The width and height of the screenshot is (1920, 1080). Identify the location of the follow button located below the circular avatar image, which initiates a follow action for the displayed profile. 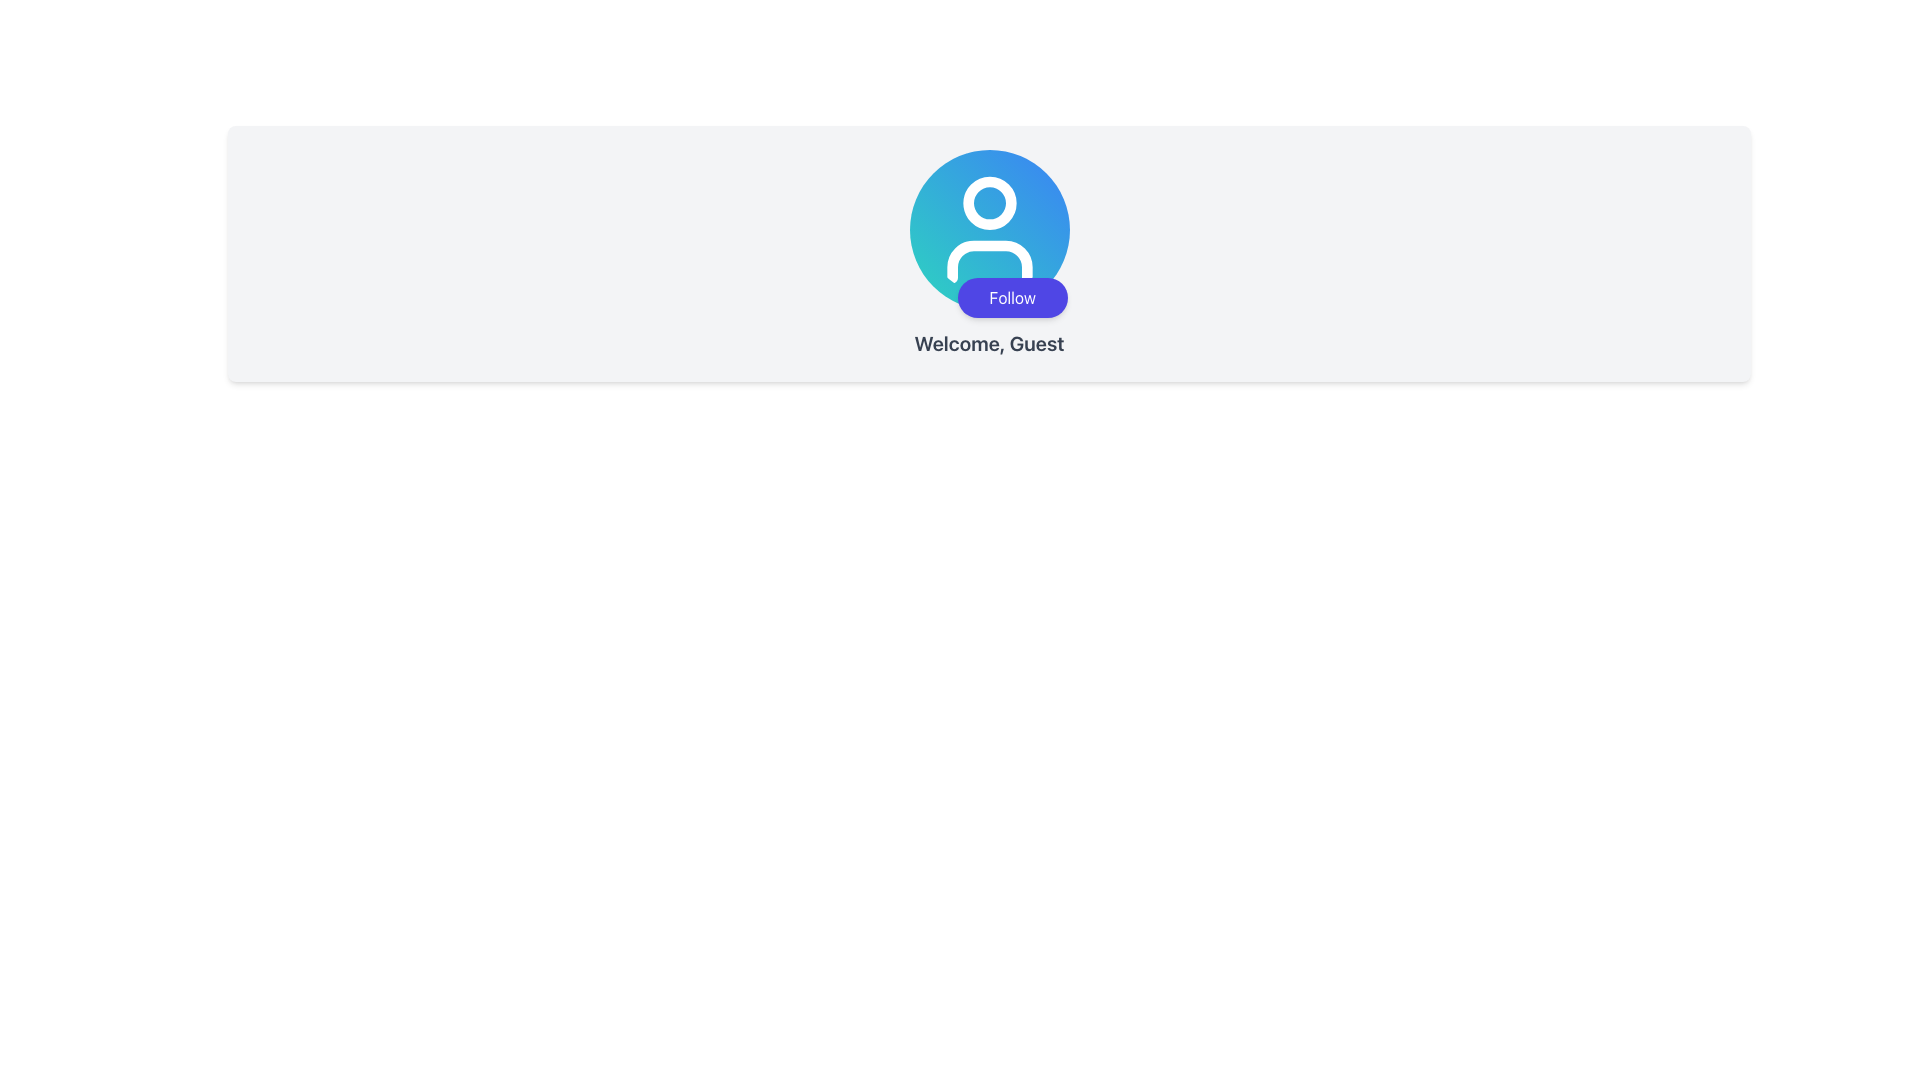
(1012, 297).